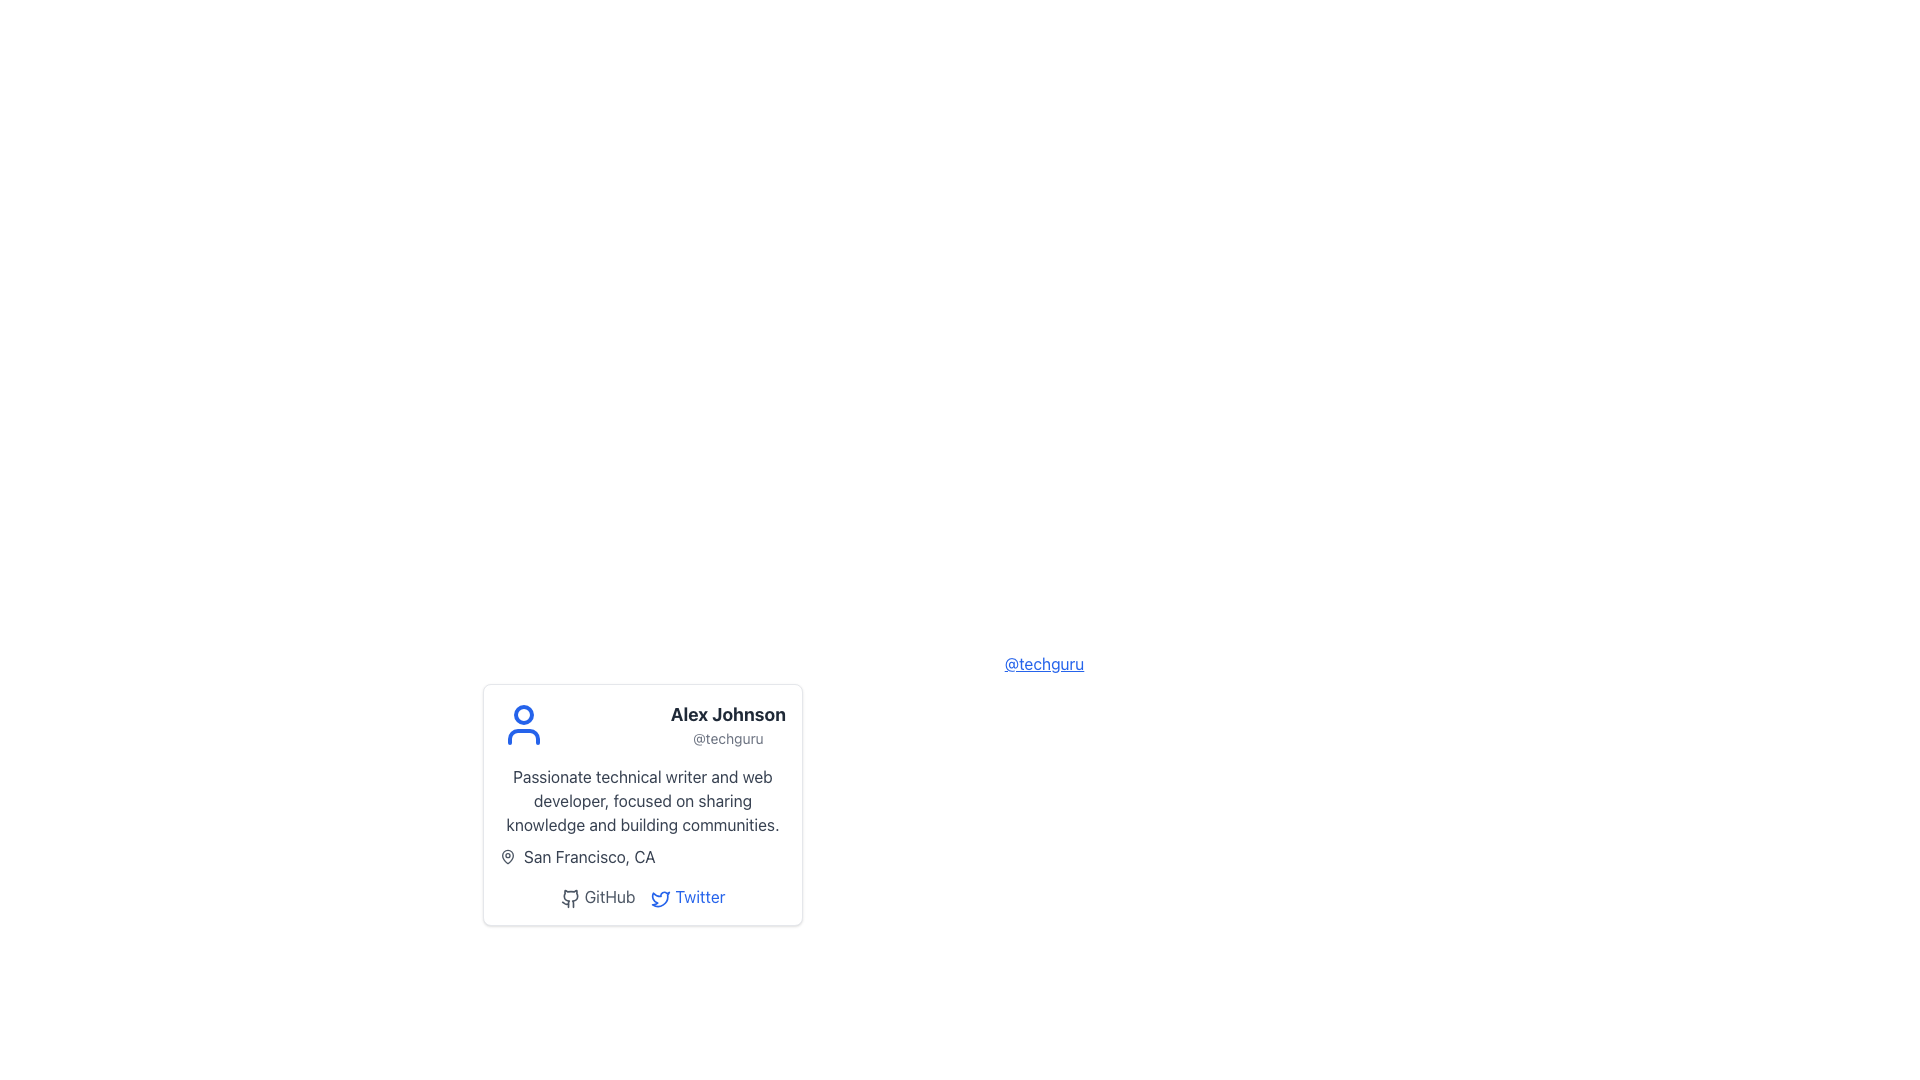 The width and height of the screenshot is (1920, 1080). Describe the element at coordinates (1043, 663) in the screenshot. I see `the hyperlink located towards the middle-right of the interface above the detailed user profile section` at that location.